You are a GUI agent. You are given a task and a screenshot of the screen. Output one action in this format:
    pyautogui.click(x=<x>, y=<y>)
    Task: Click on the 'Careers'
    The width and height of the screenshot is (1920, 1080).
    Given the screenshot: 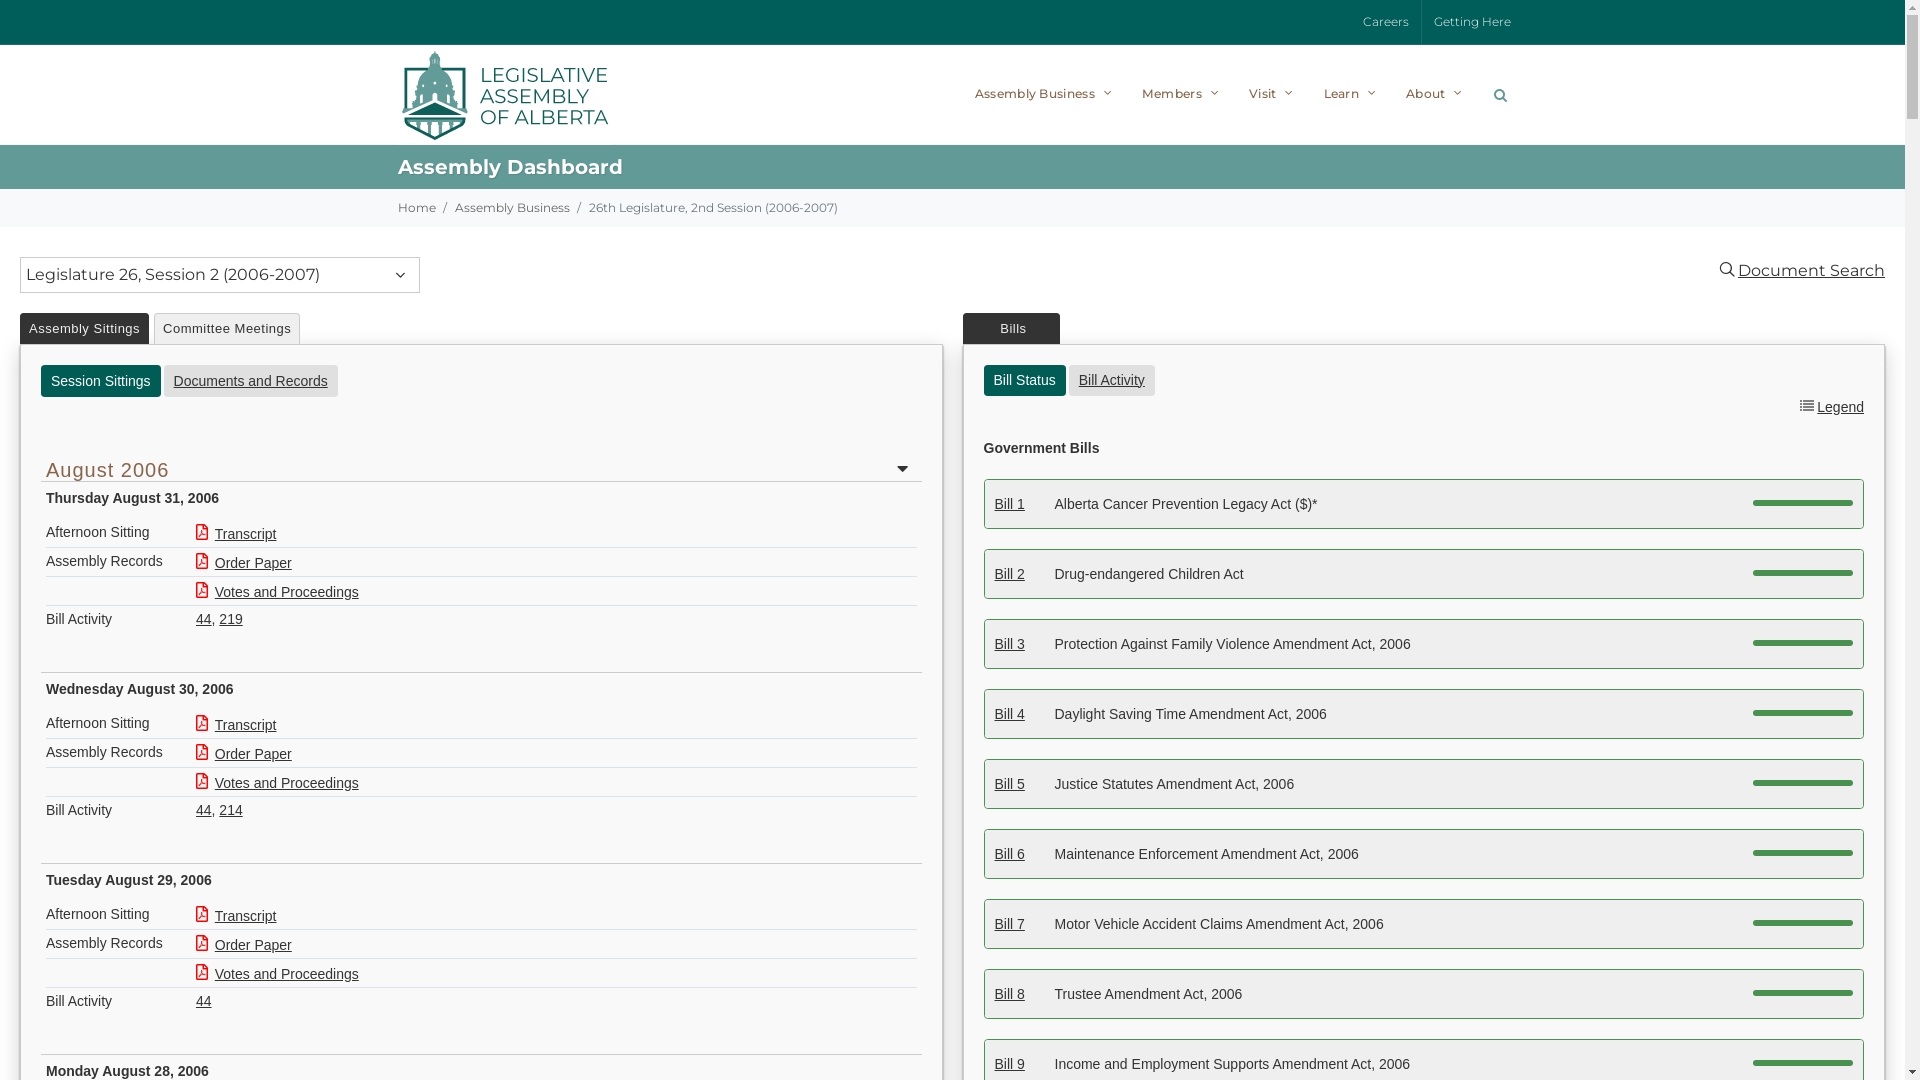 What is the action you would take?
    pyautogui.click(x=1384, y=22)
    